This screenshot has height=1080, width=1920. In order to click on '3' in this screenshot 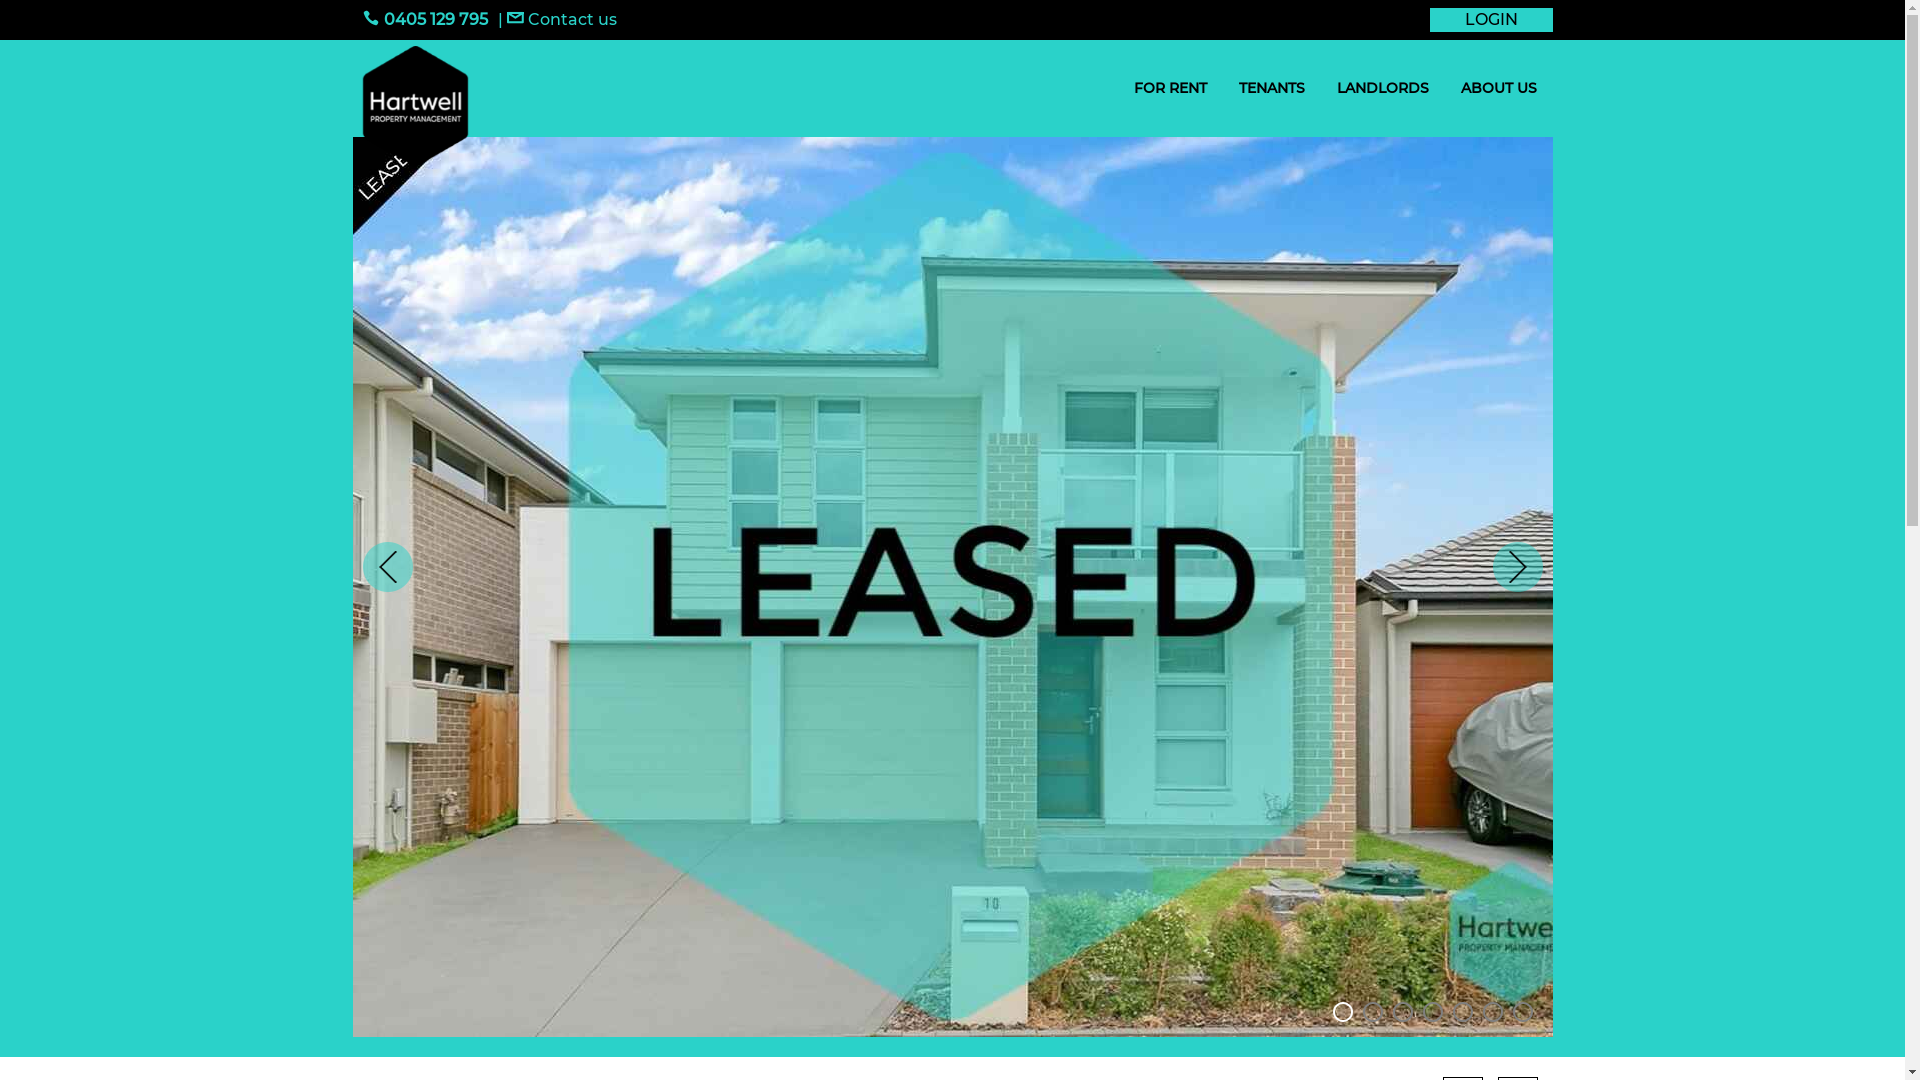, I will do `click(1400, 1011)`.